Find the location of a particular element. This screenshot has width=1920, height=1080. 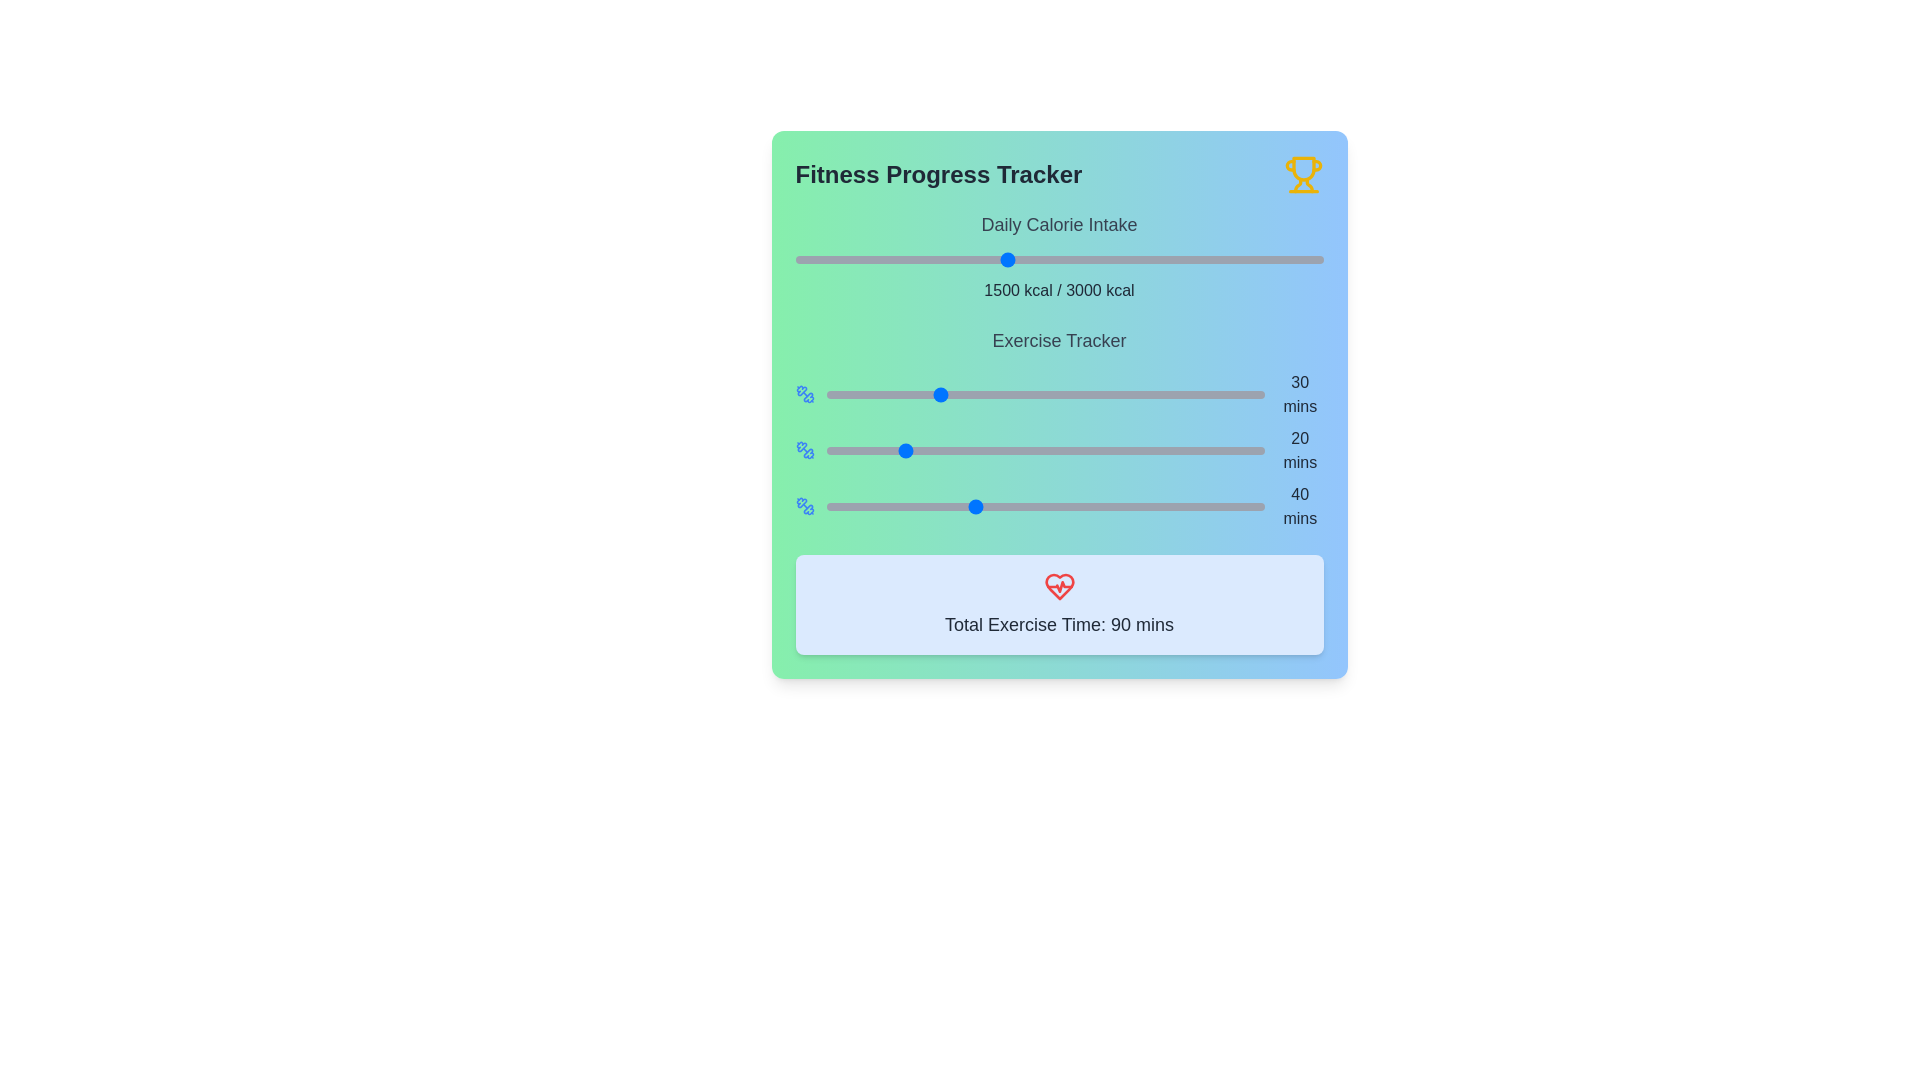

the slider value is located at coordinates (1177, 451).